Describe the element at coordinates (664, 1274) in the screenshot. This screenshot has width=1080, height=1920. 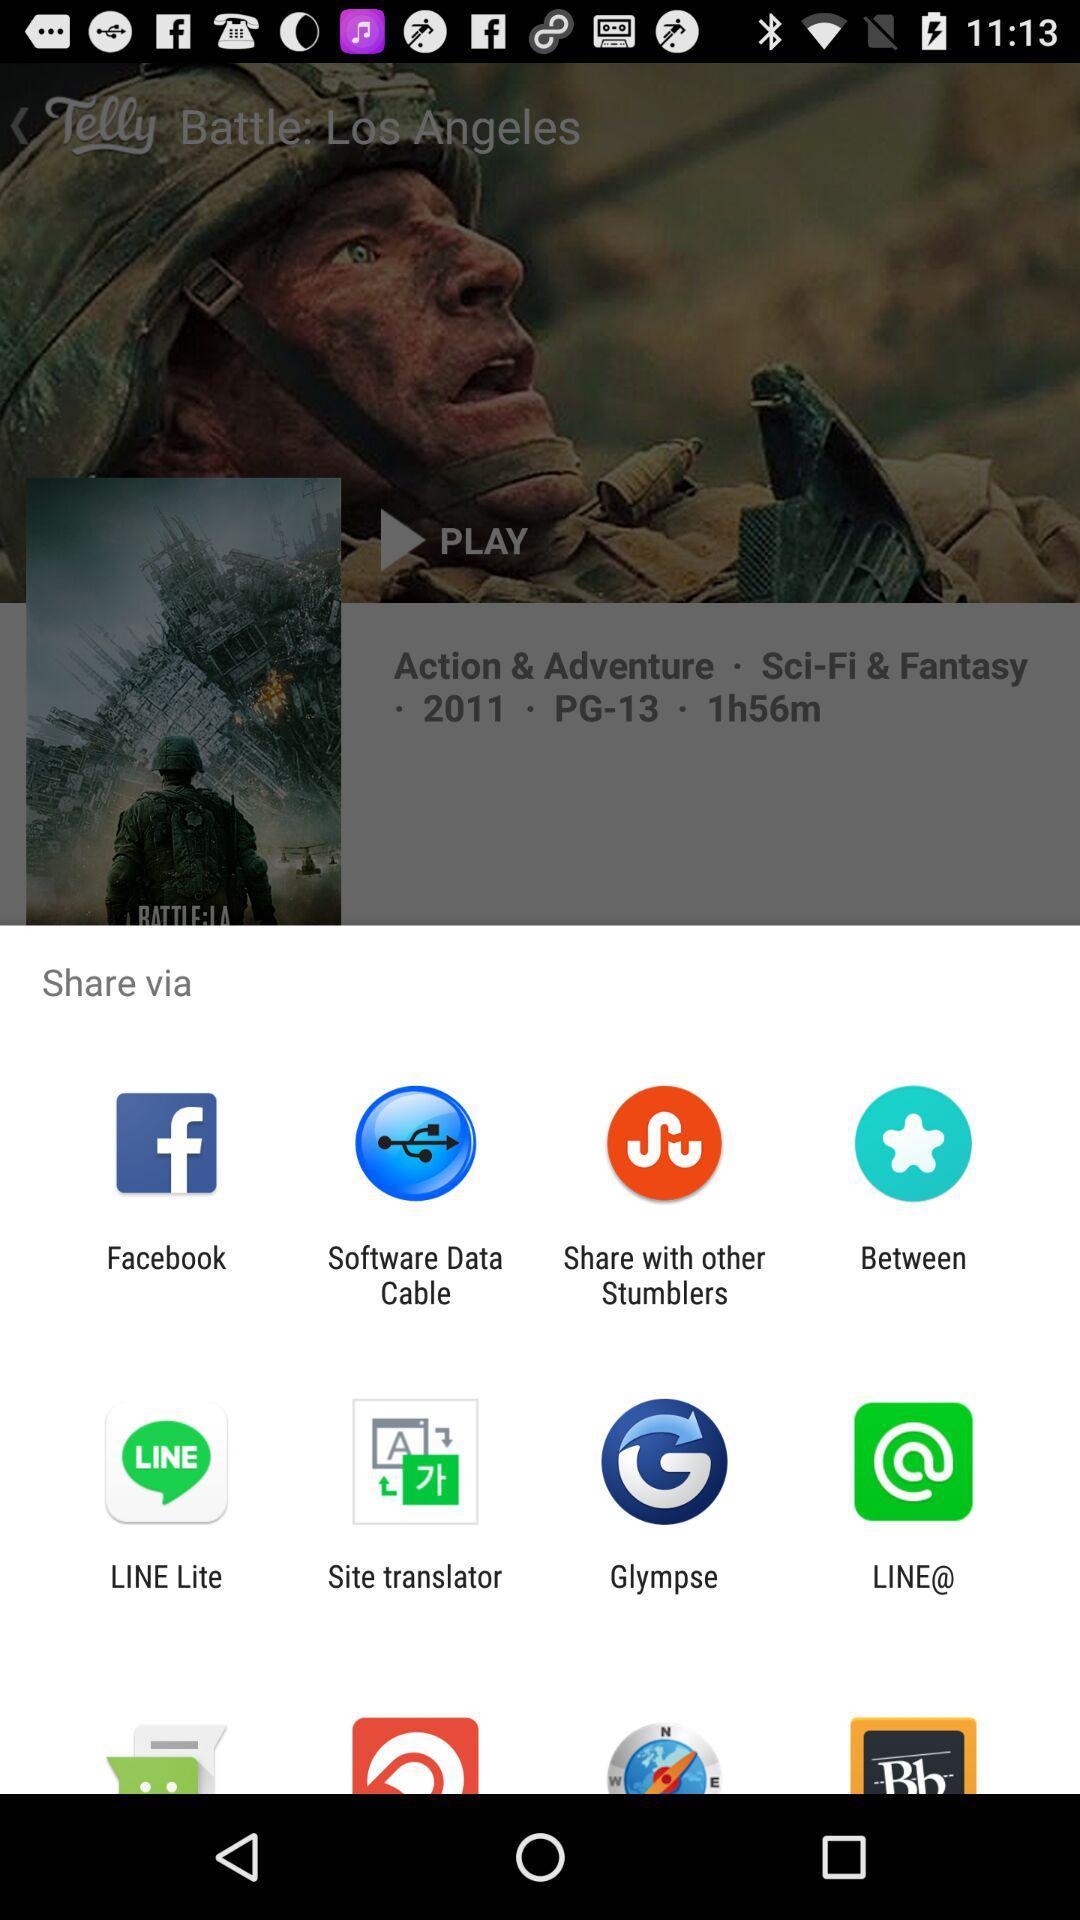
I see `icon to the left of the between icon` at that location.